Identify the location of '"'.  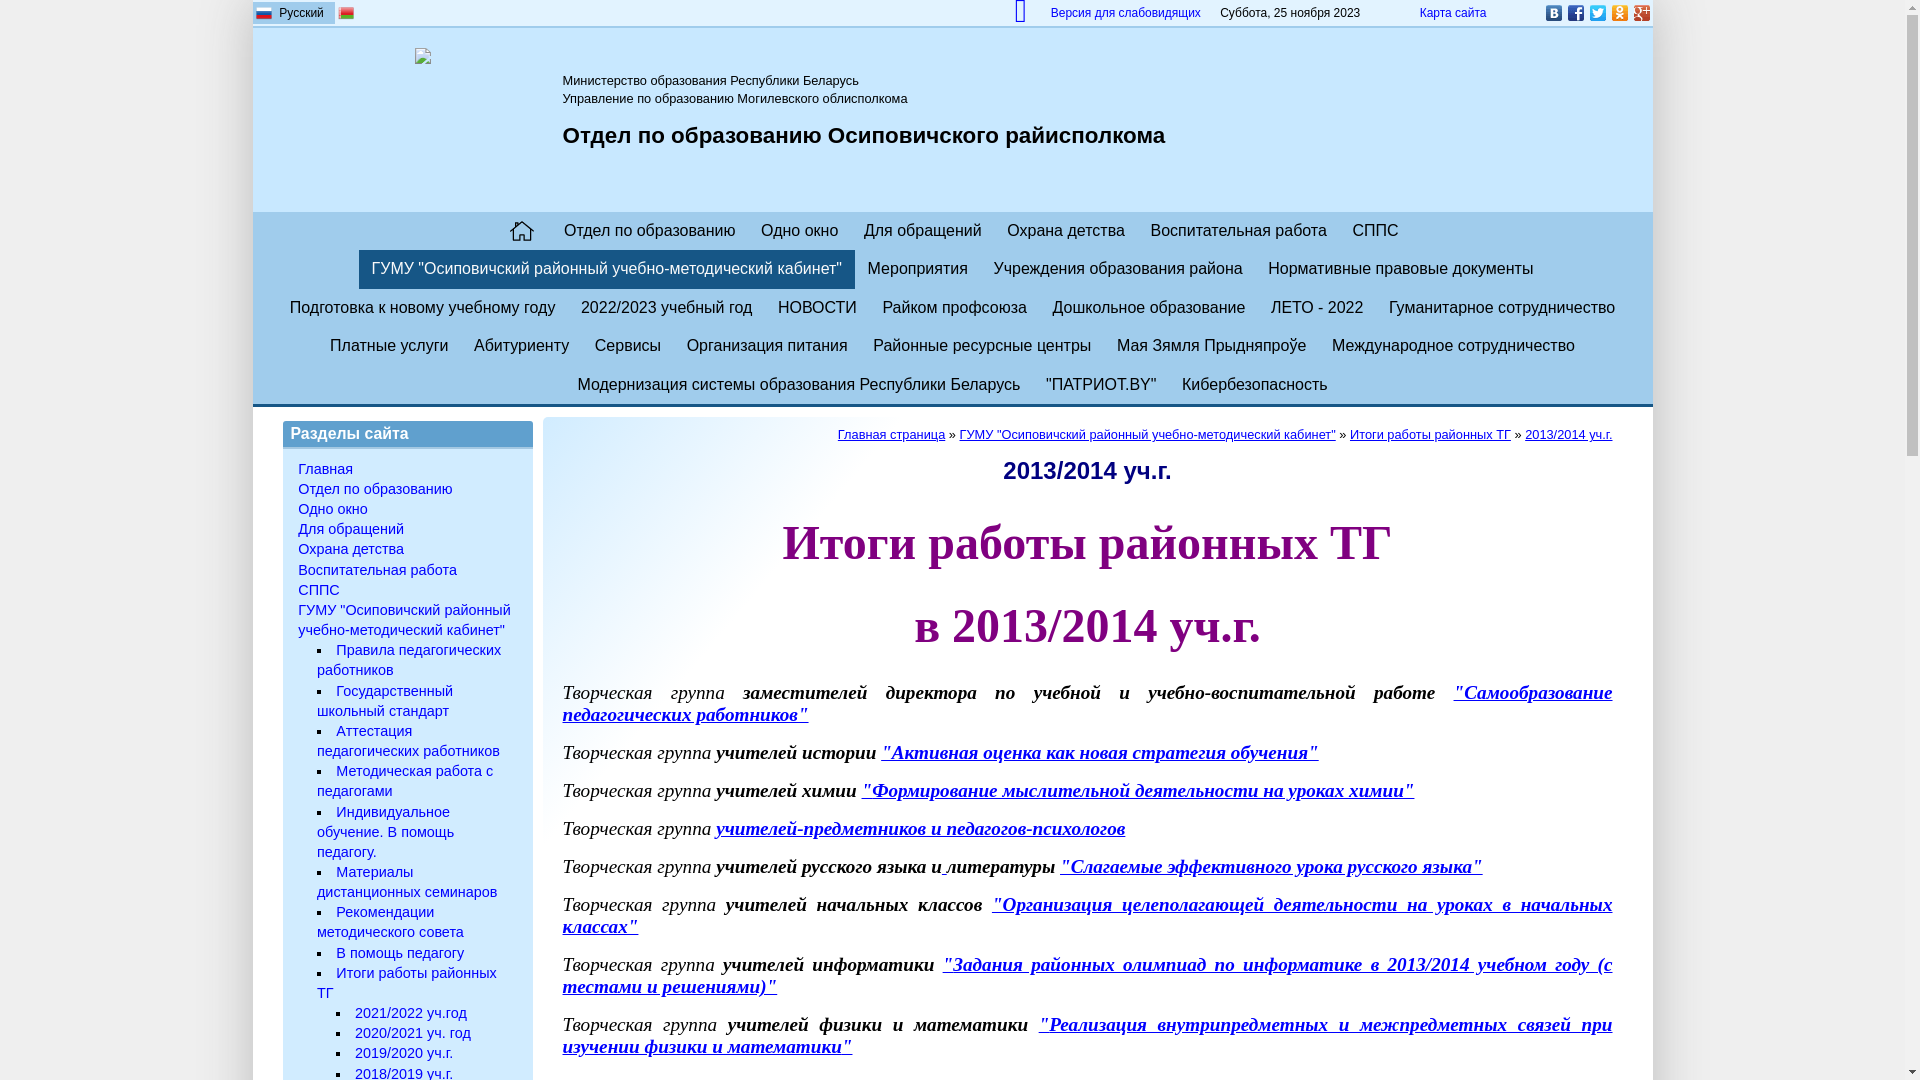
(867, 789).